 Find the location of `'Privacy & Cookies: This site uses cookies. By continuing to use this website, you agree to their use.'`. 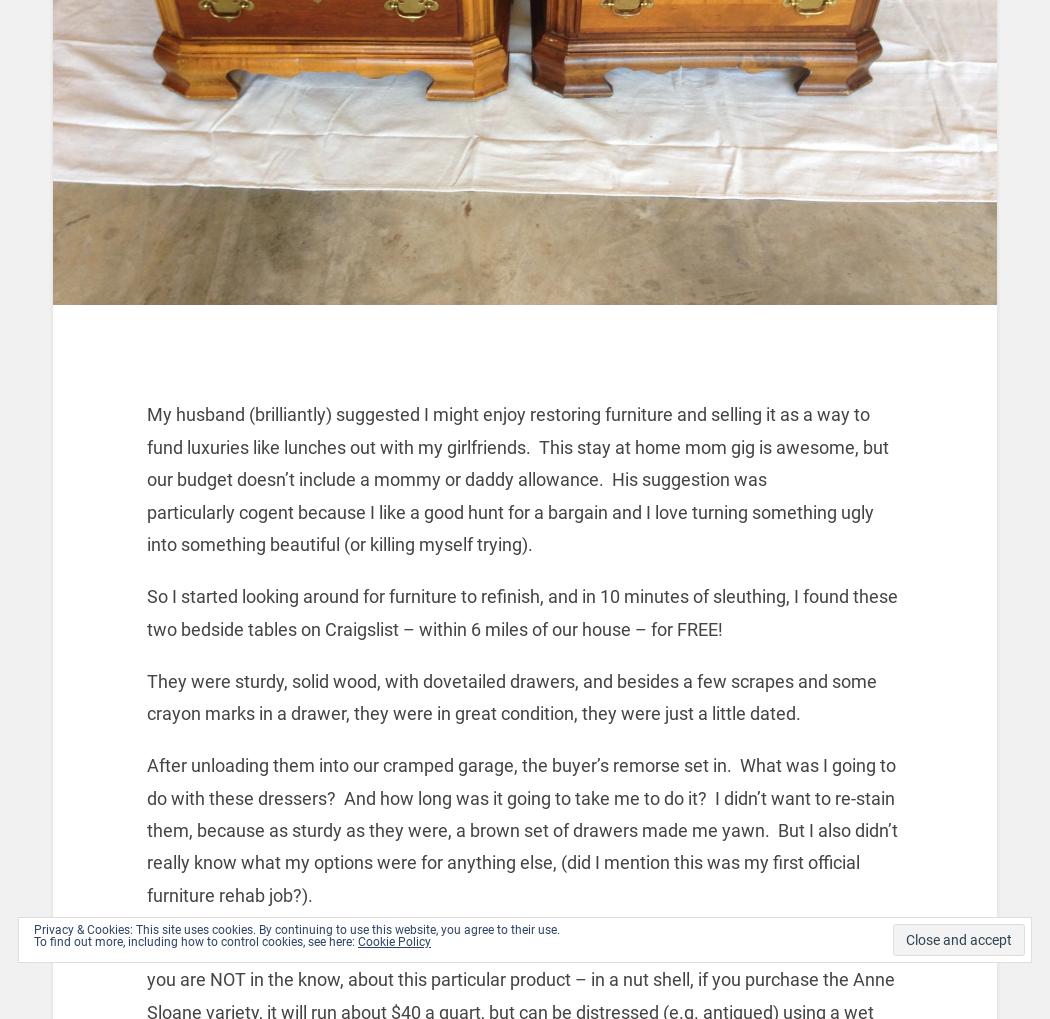

'Privacy & Cookies: This site uses cookies. By continuing to use this website, you agree to their use.' is located at coordinates (296, 929).